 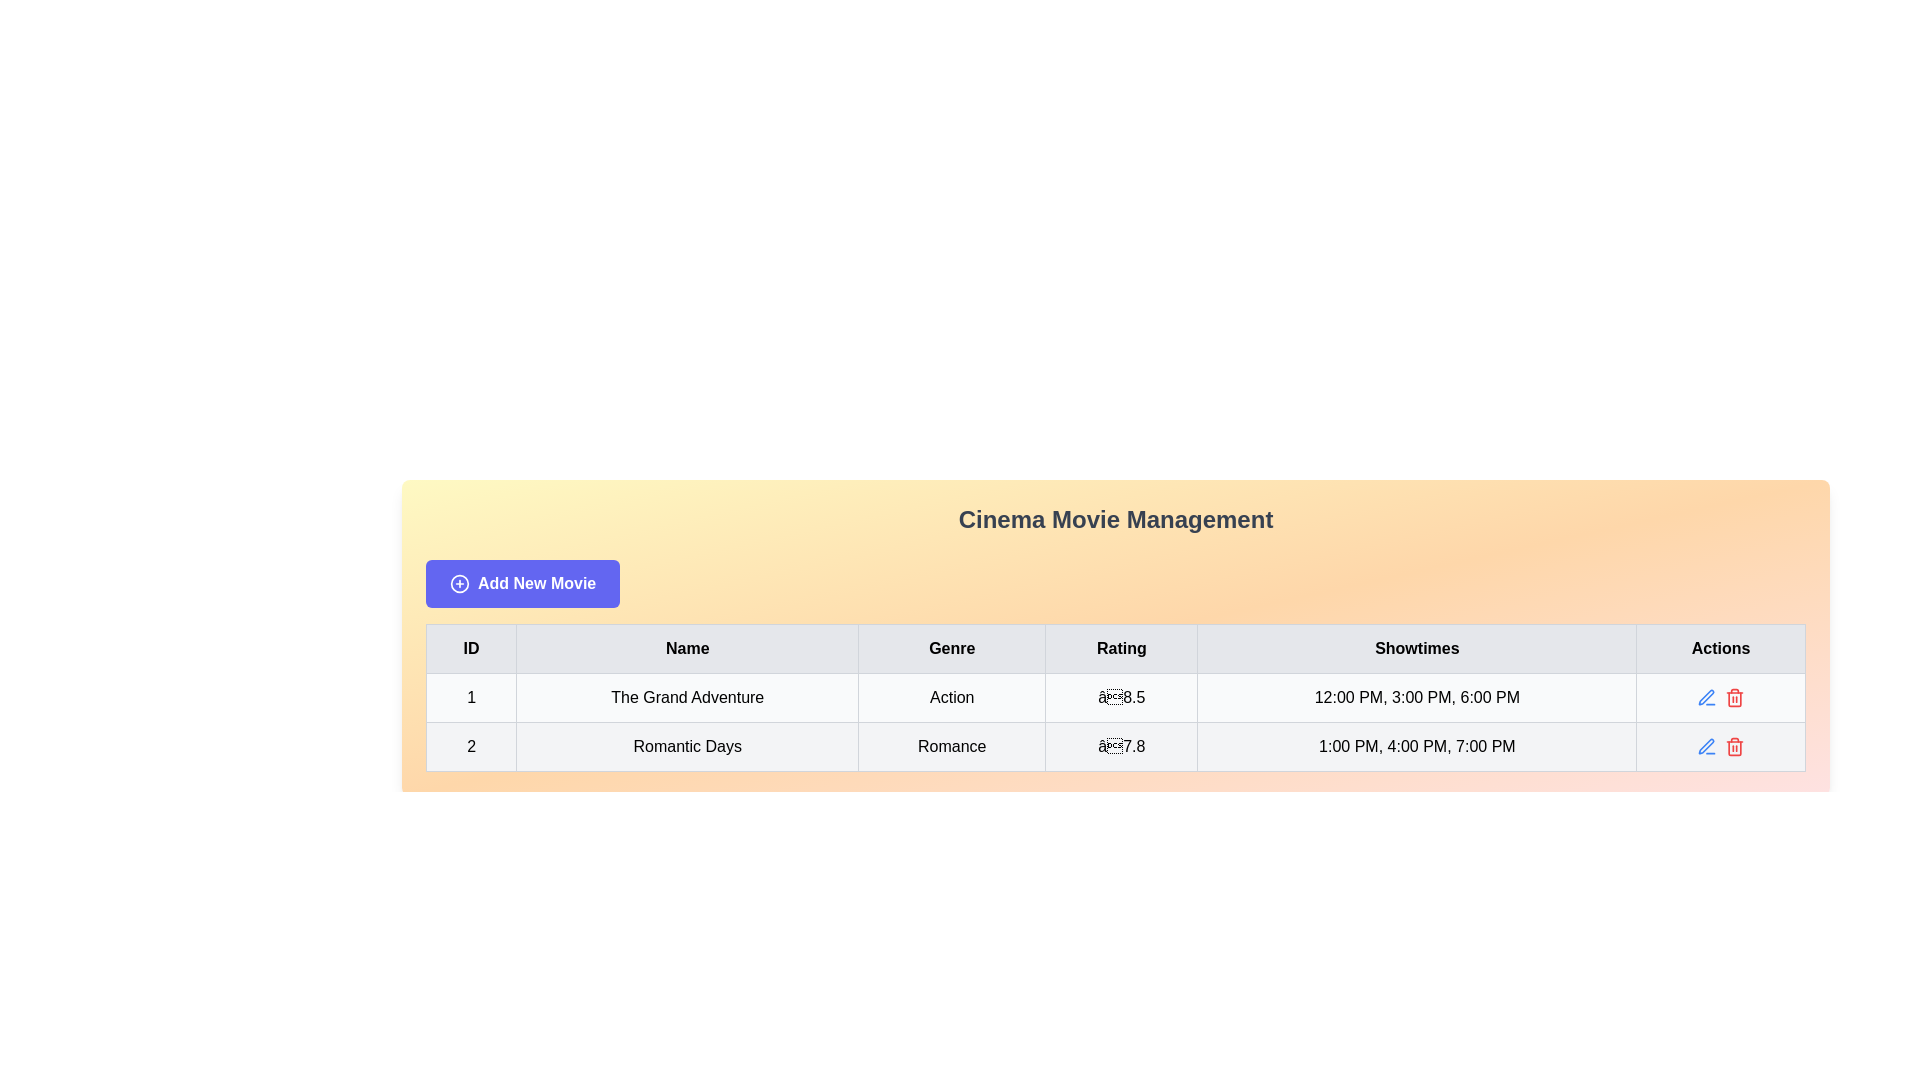 What do you see at coordinates (1733, 747) in the screenshot?
I see `the red trash can icon button located in the 'Actions' column of the second row in the data table` at bounding box center [1733, 747].